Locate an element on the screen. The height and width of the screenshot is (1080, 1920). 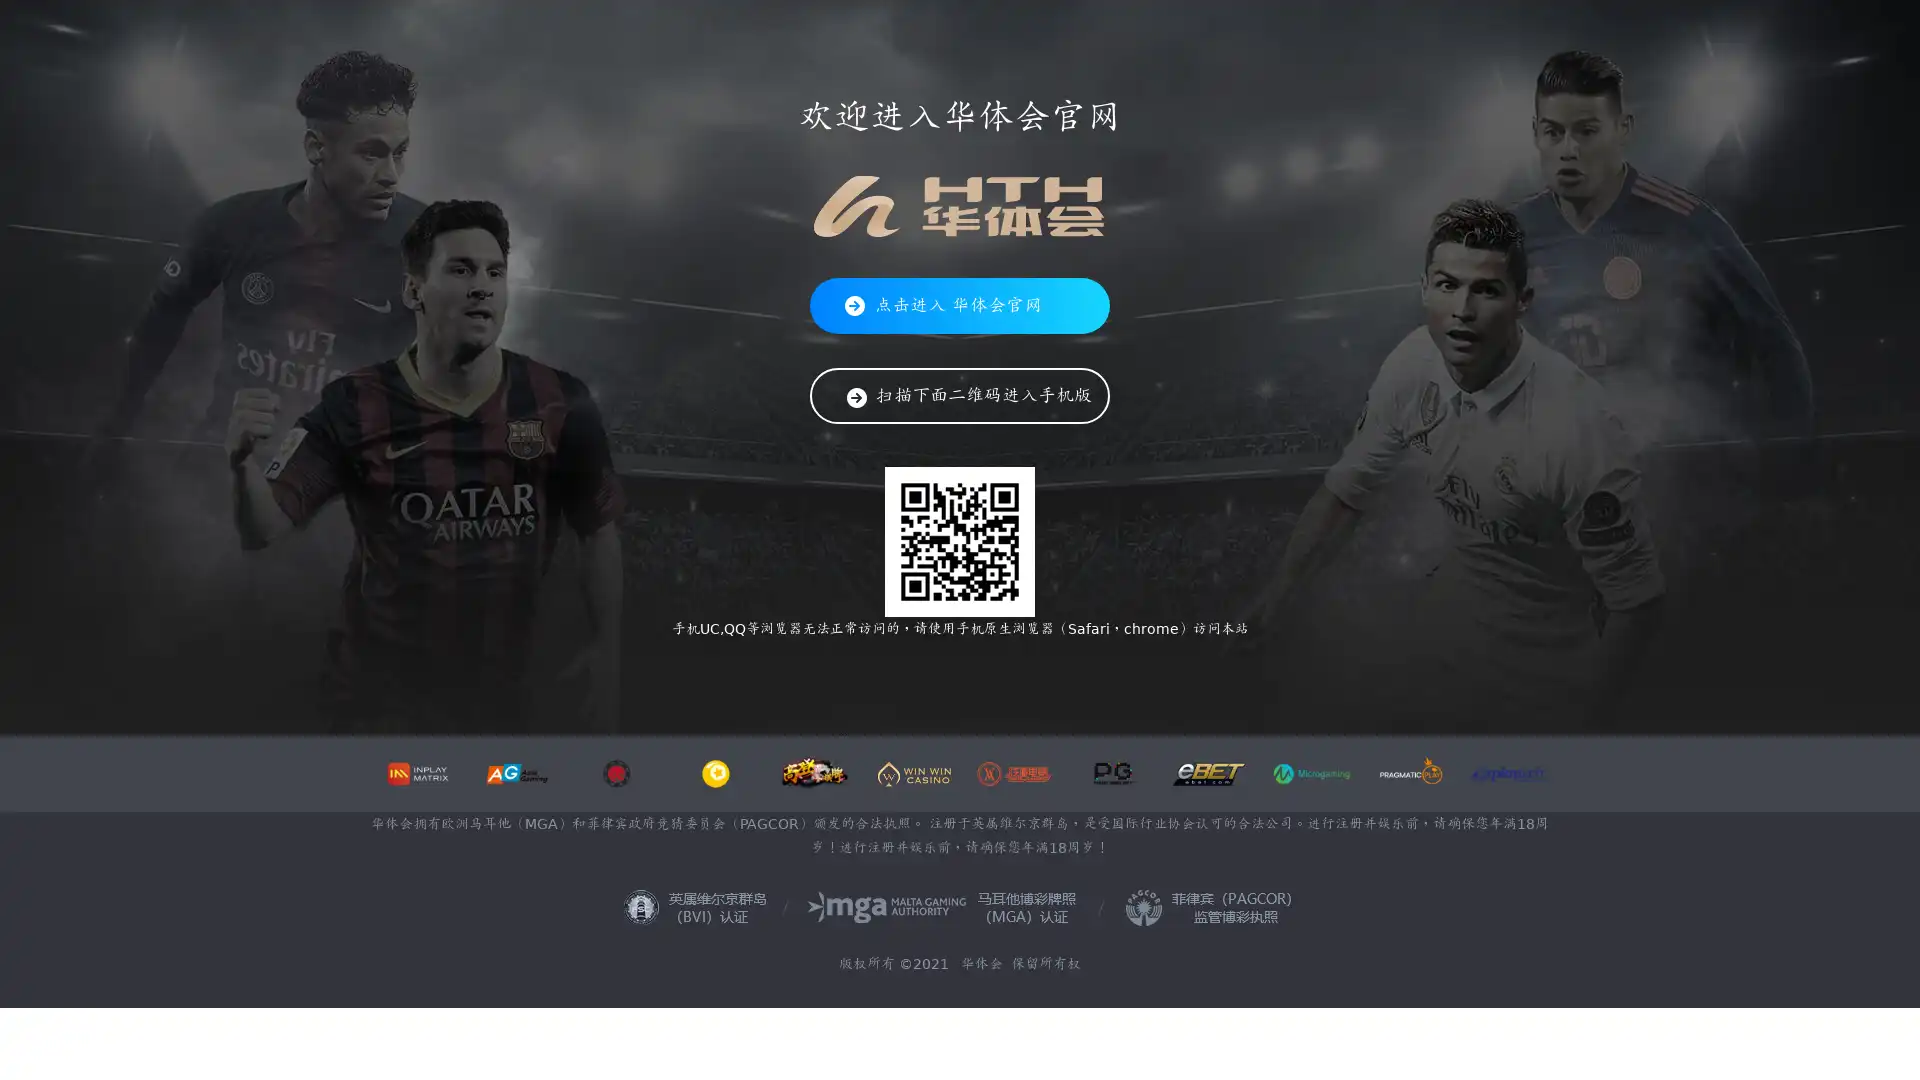
12 is located at coordinates (1026, 666).